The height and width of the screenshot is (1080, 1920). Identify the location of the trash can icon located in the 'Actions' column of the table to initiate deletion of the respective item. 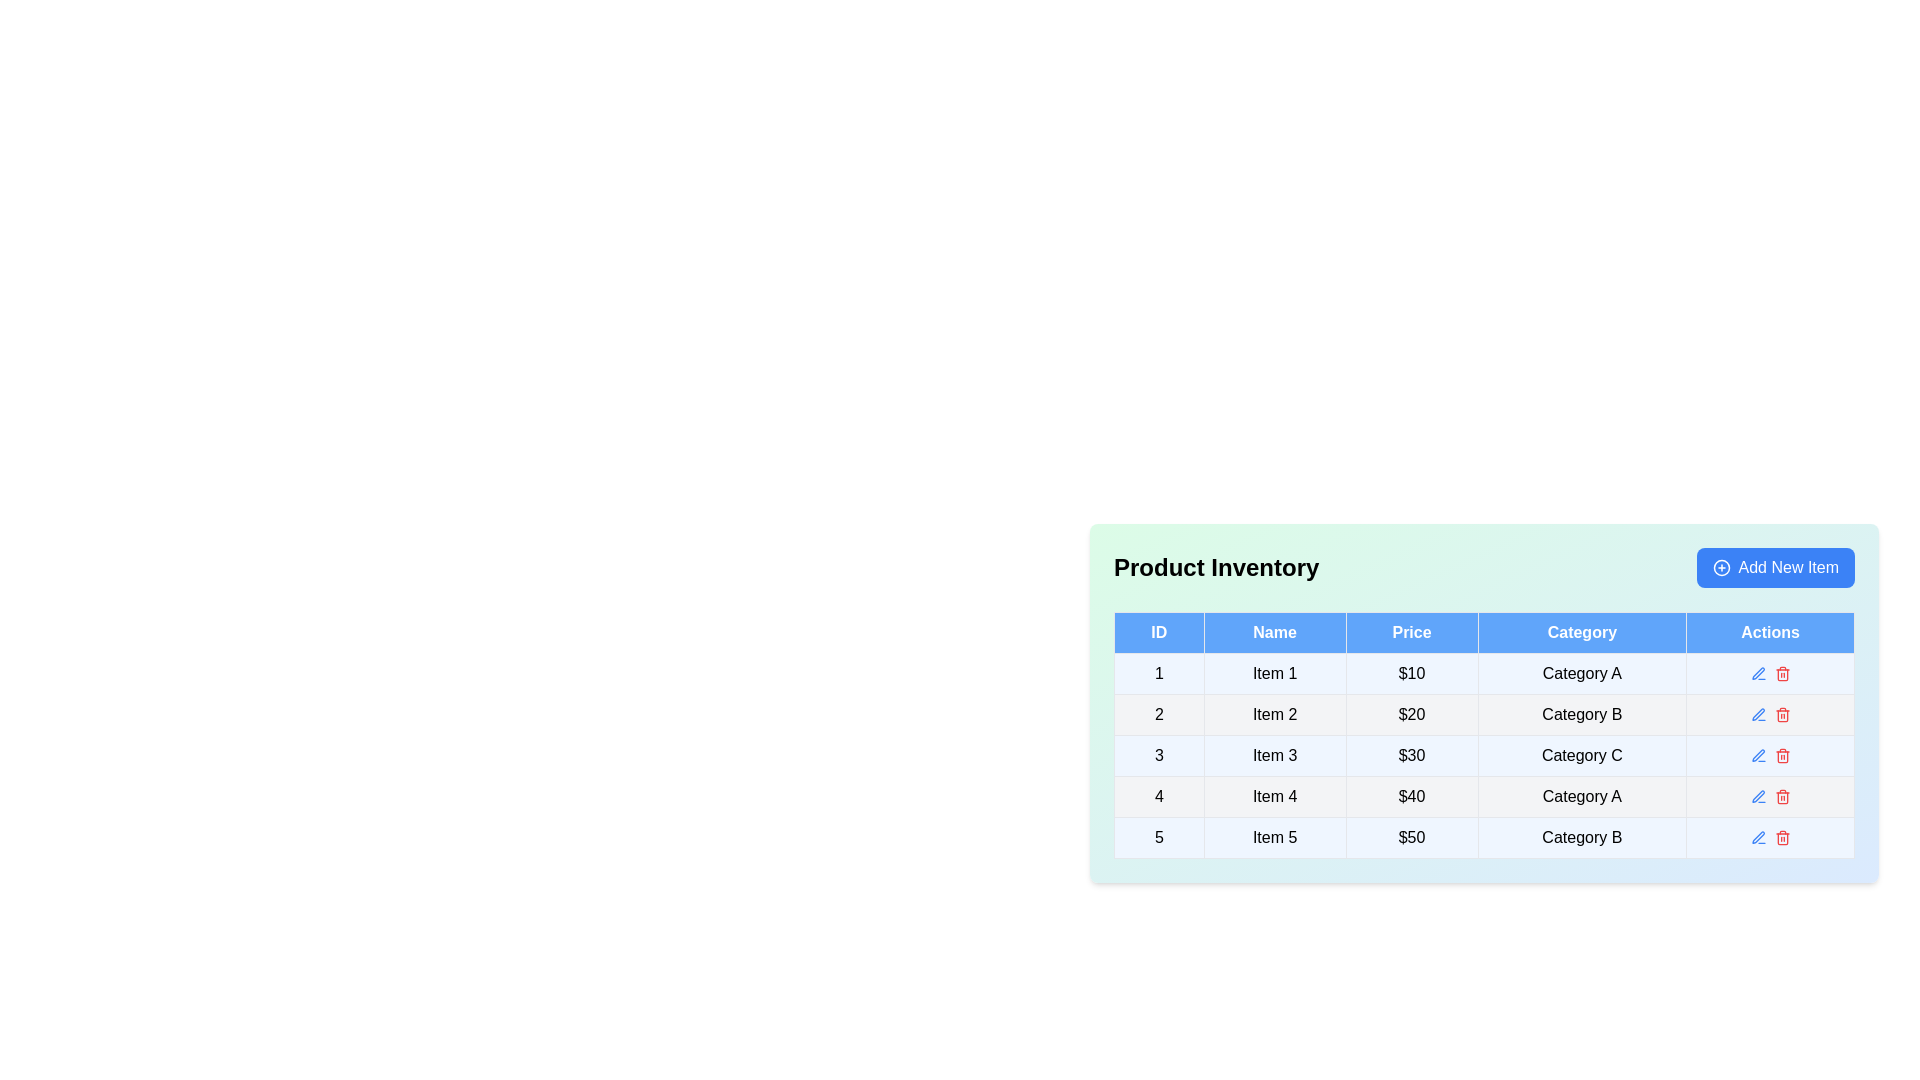
(1781, 797).